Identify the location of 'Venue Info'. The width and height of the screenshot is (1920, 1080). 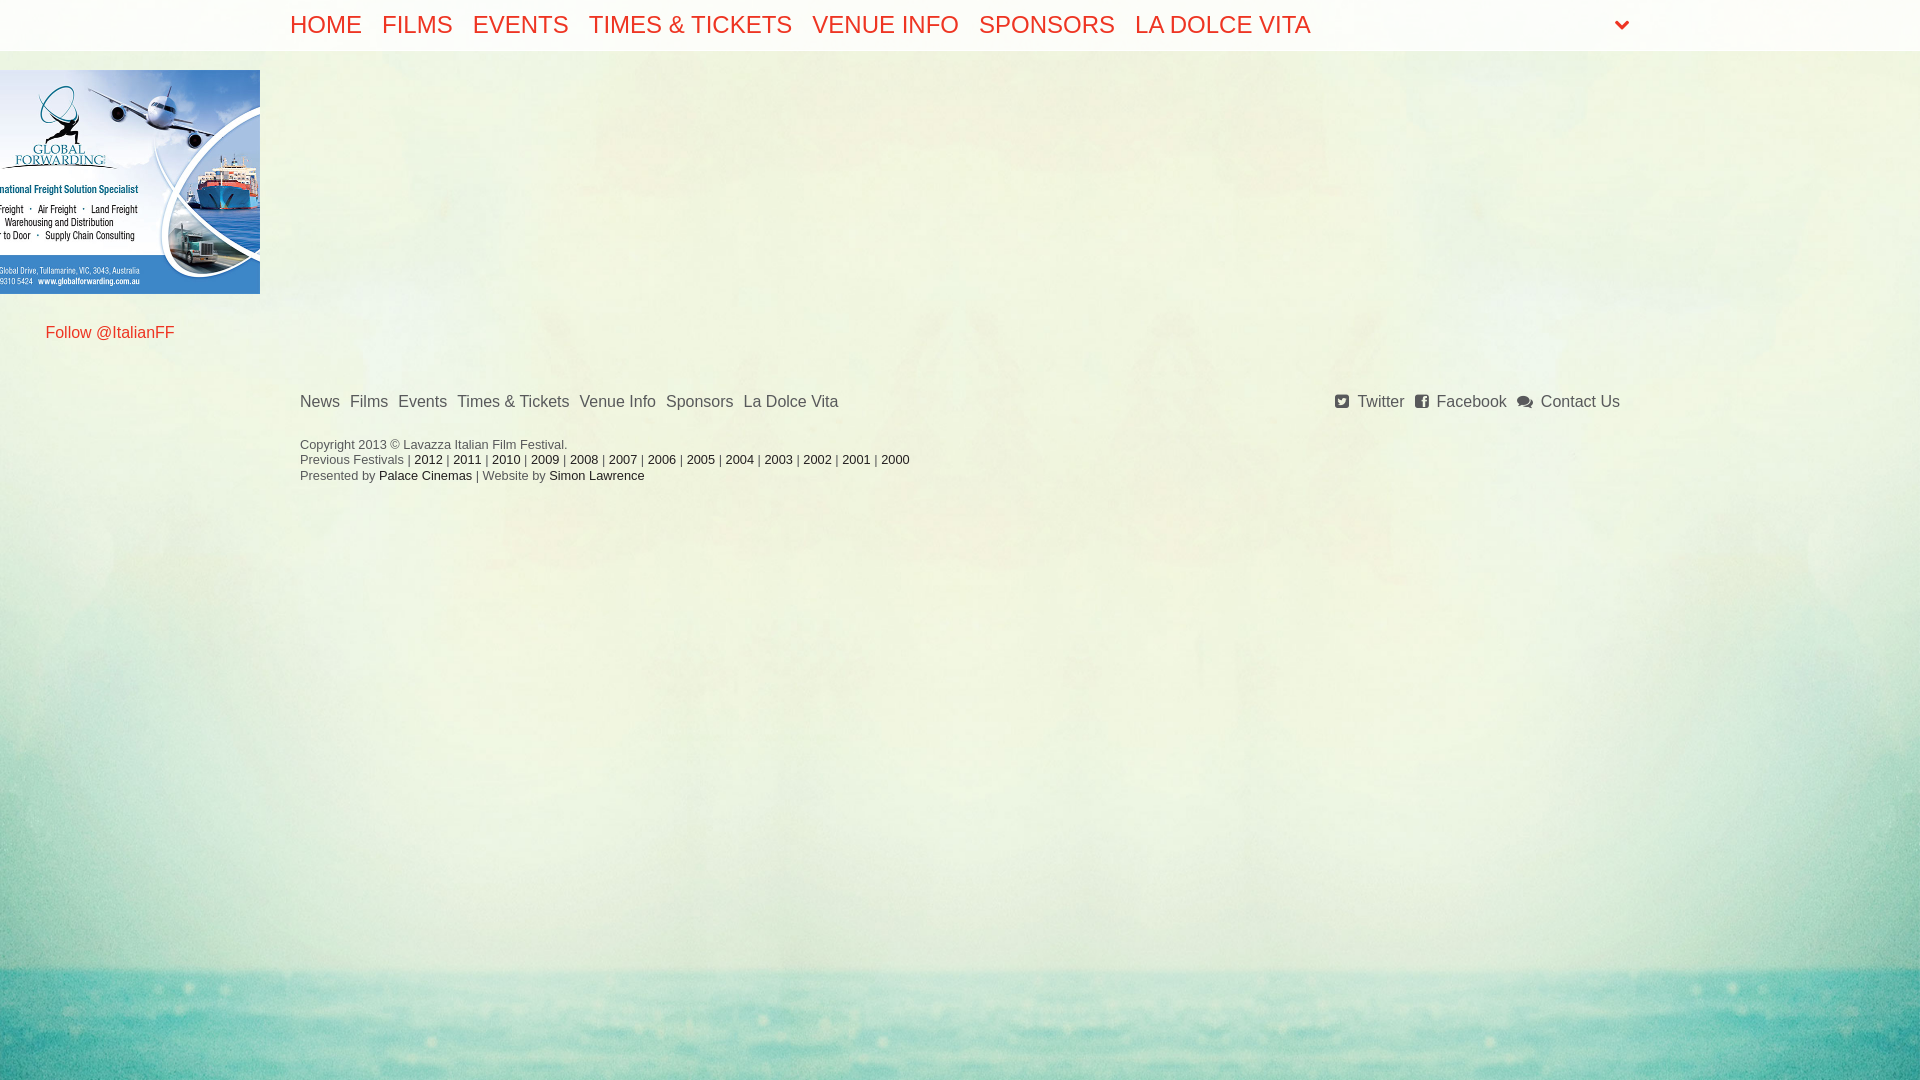
(616, 402).